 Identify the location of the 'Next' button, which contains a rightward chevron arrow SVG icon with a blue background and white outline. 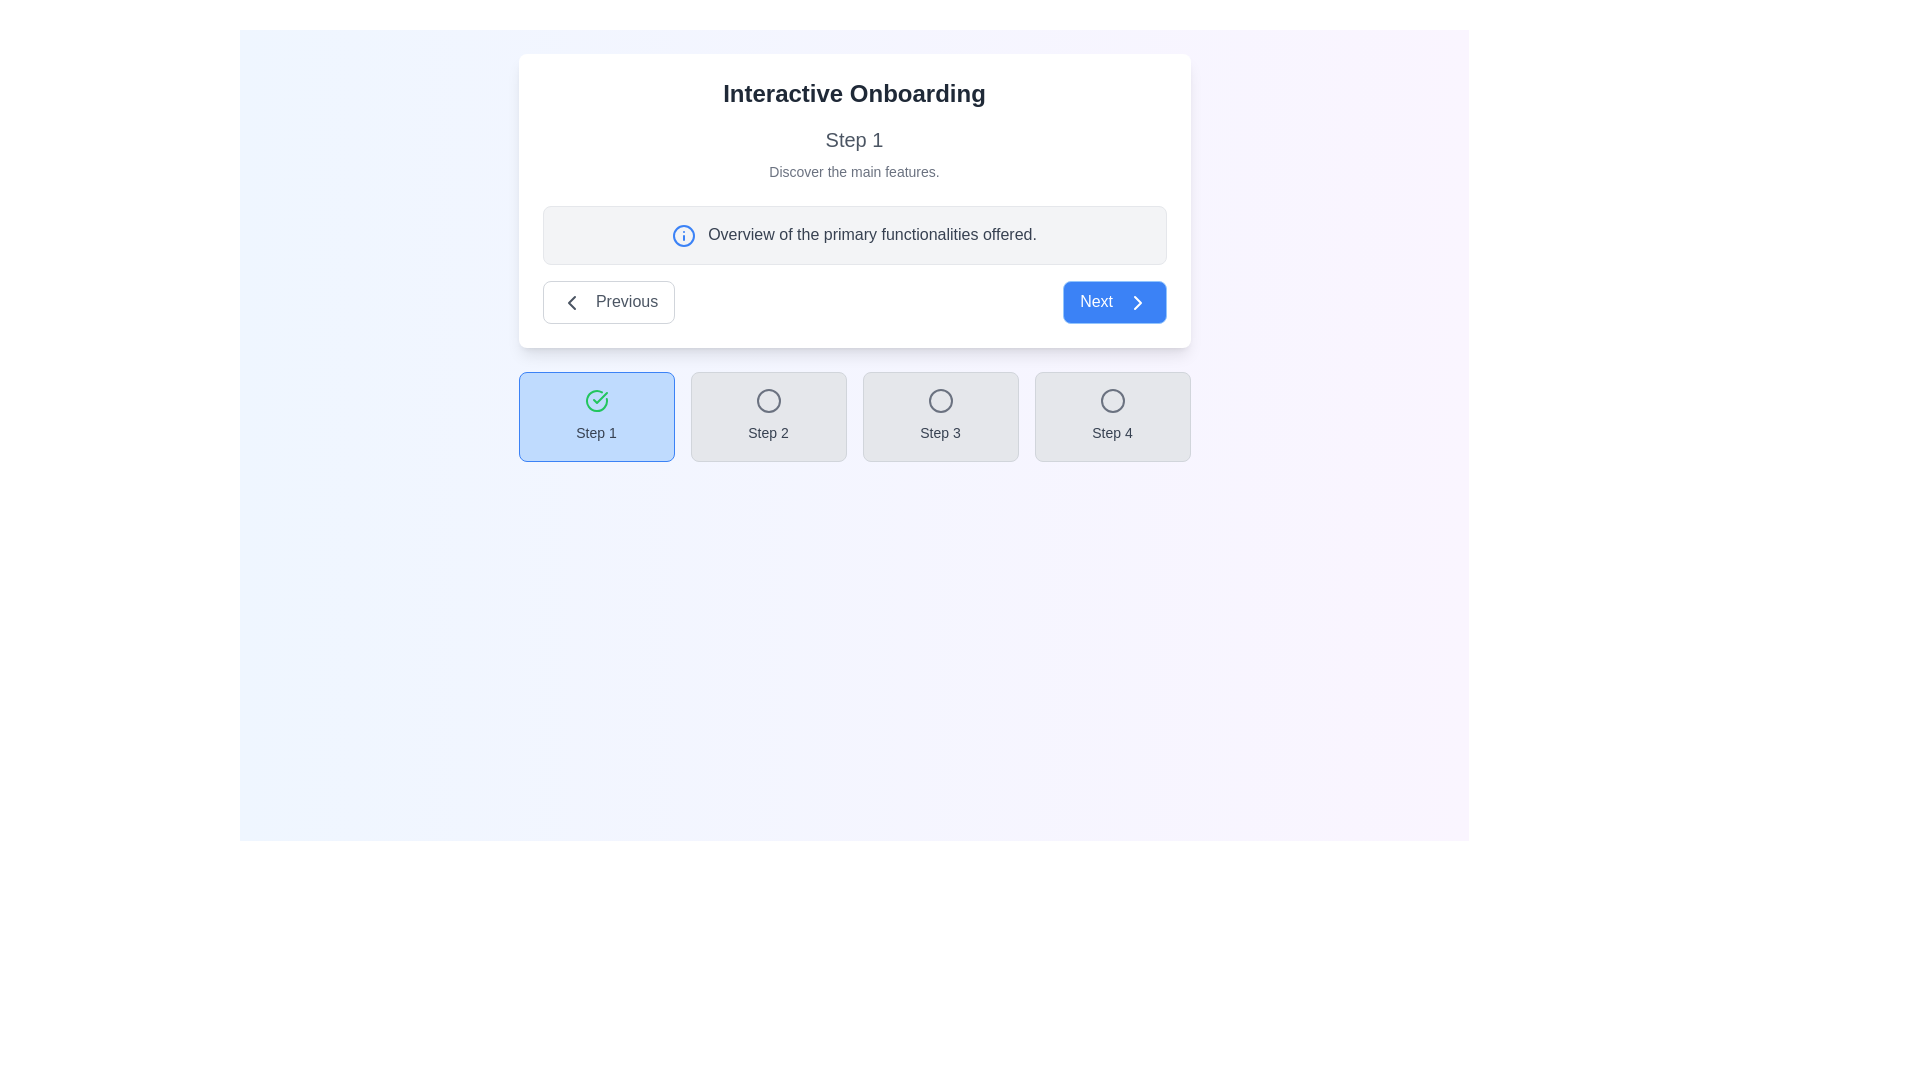
(1137, 302).